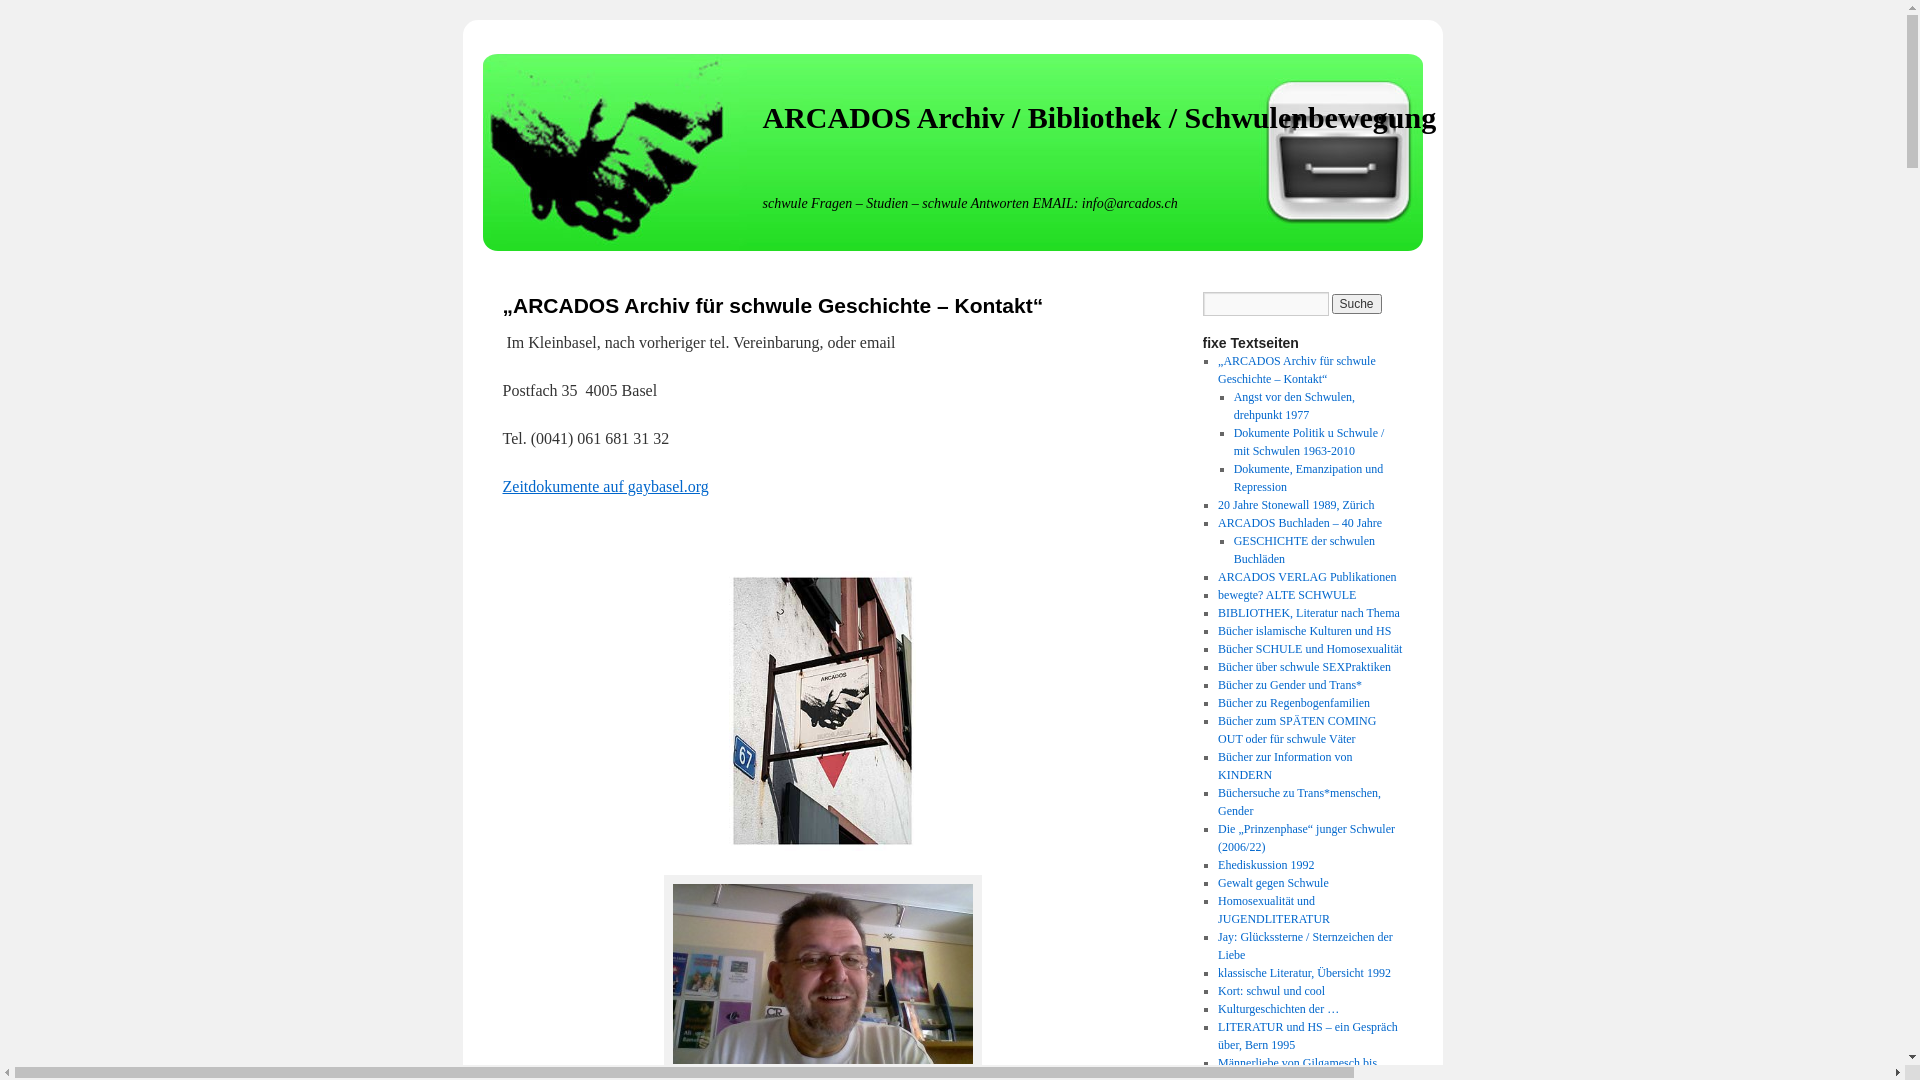  What do you see at coordinates (1309, 441) in the screenshot?
I see `'Dokumente Politik u Schwule / mit Schwulen 1963-2010'` at bounding box center [1309, 441].